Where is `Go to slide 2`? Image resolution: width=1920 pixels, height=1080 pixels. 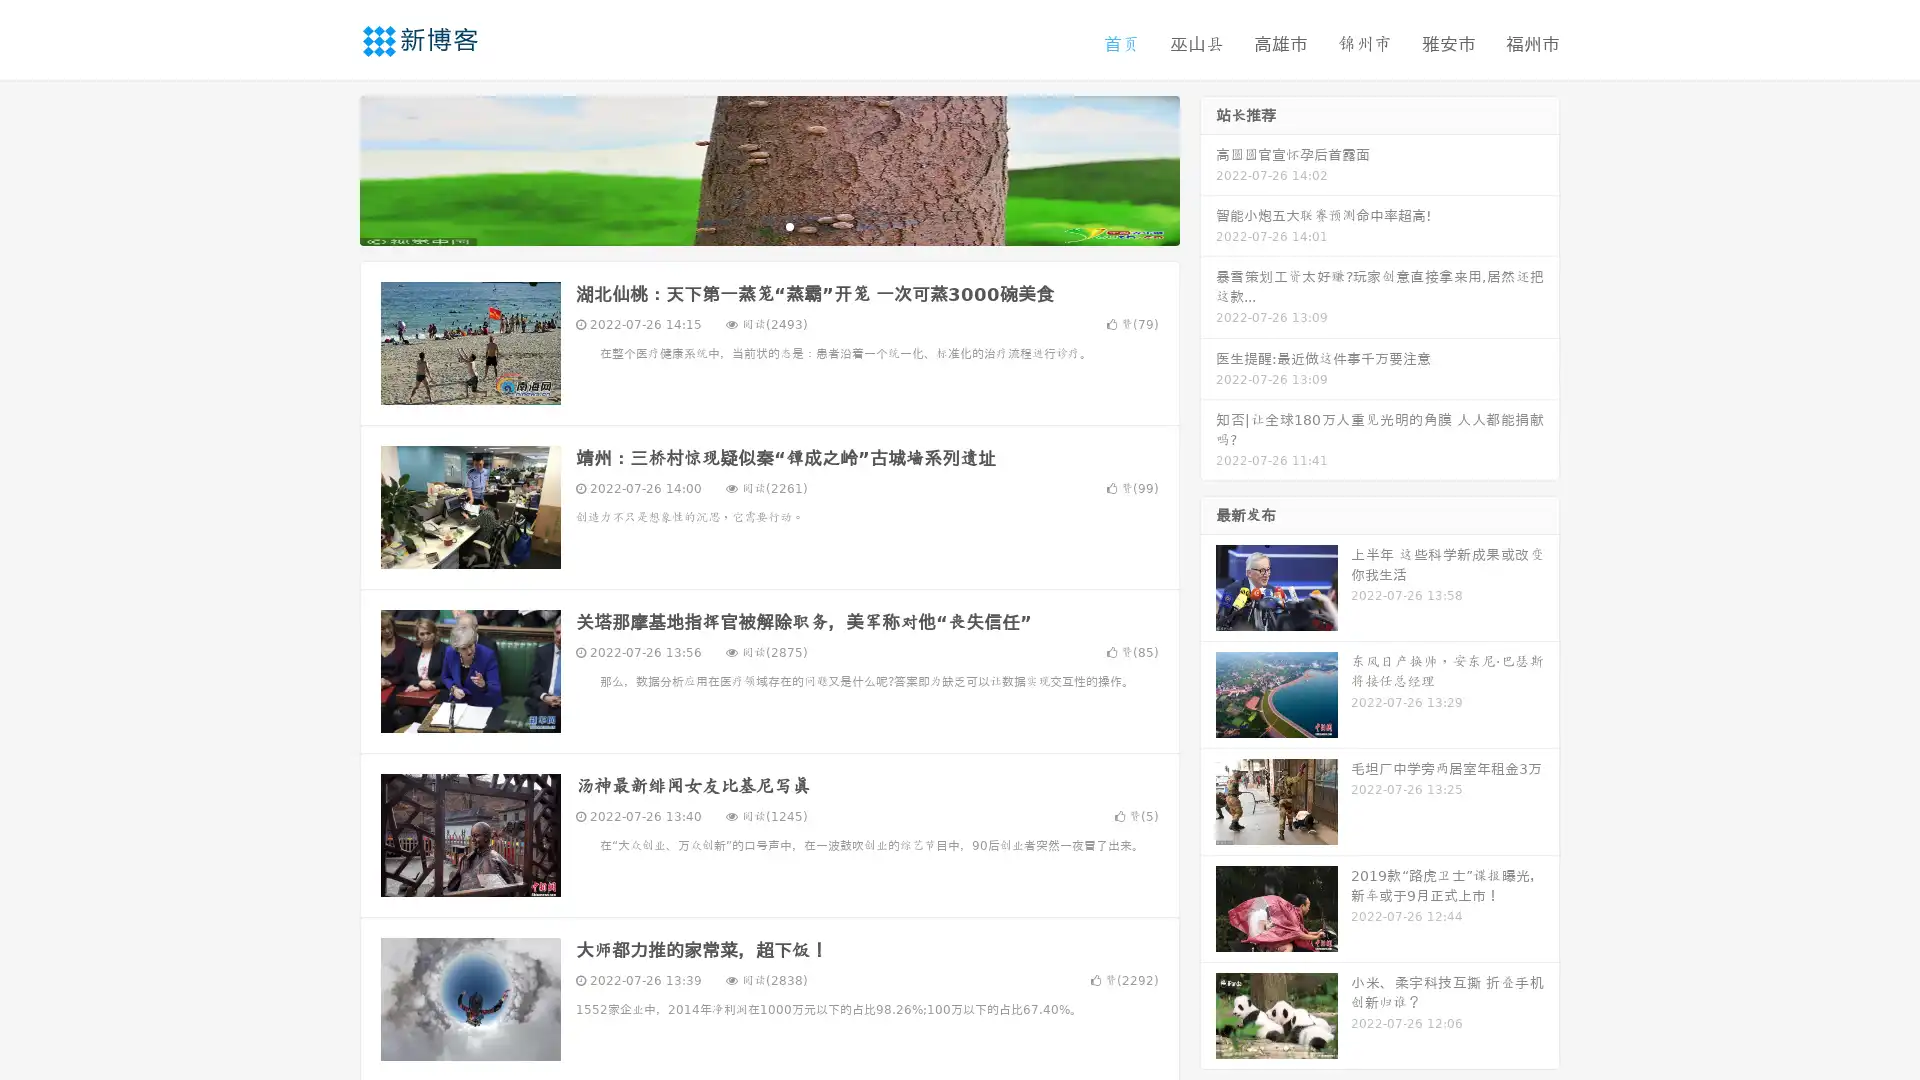 Go to slide 2 is located at coordinates (768, 225).